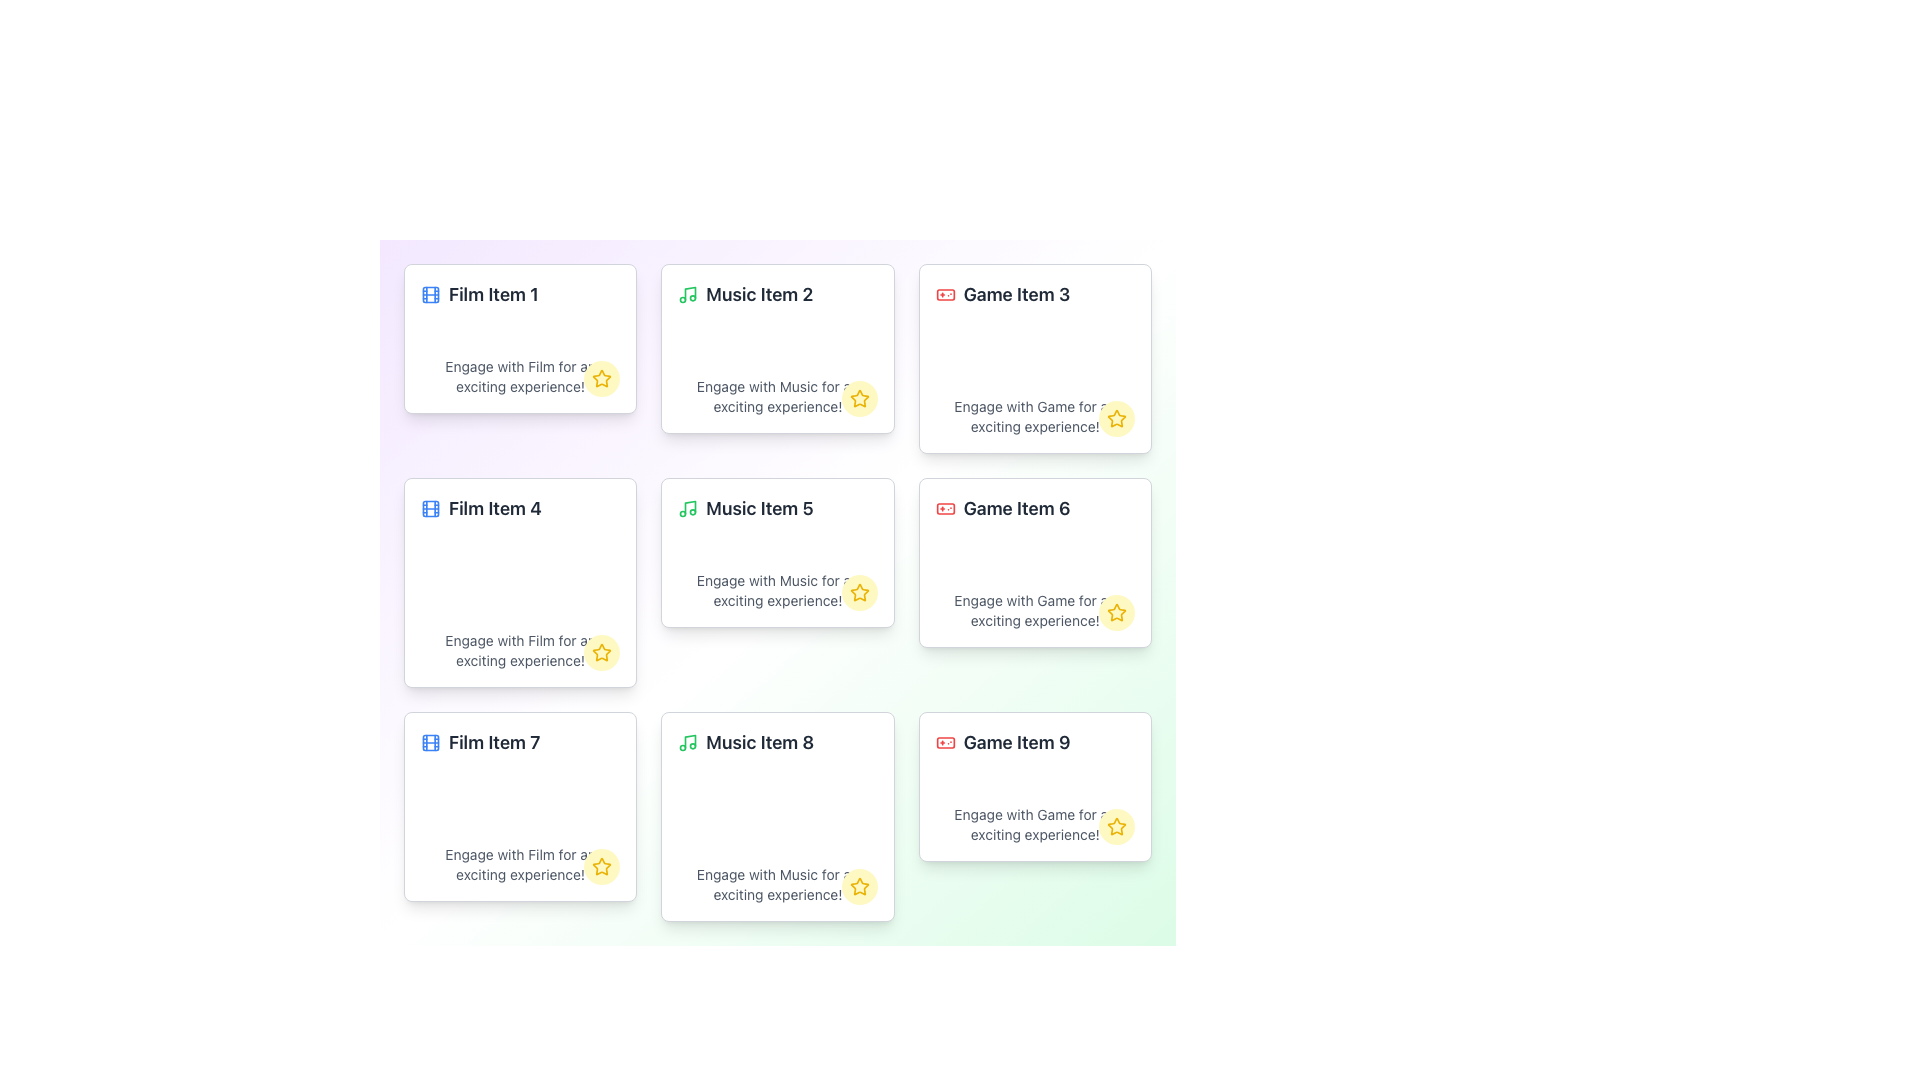 The height and width of the screenshot is (1080, 1920). Describe the element at coordinates (1035, 563) in the screenshot. I see `the sixth game-related item card in the grid layout, which displays details and a preview of the item` at that location.